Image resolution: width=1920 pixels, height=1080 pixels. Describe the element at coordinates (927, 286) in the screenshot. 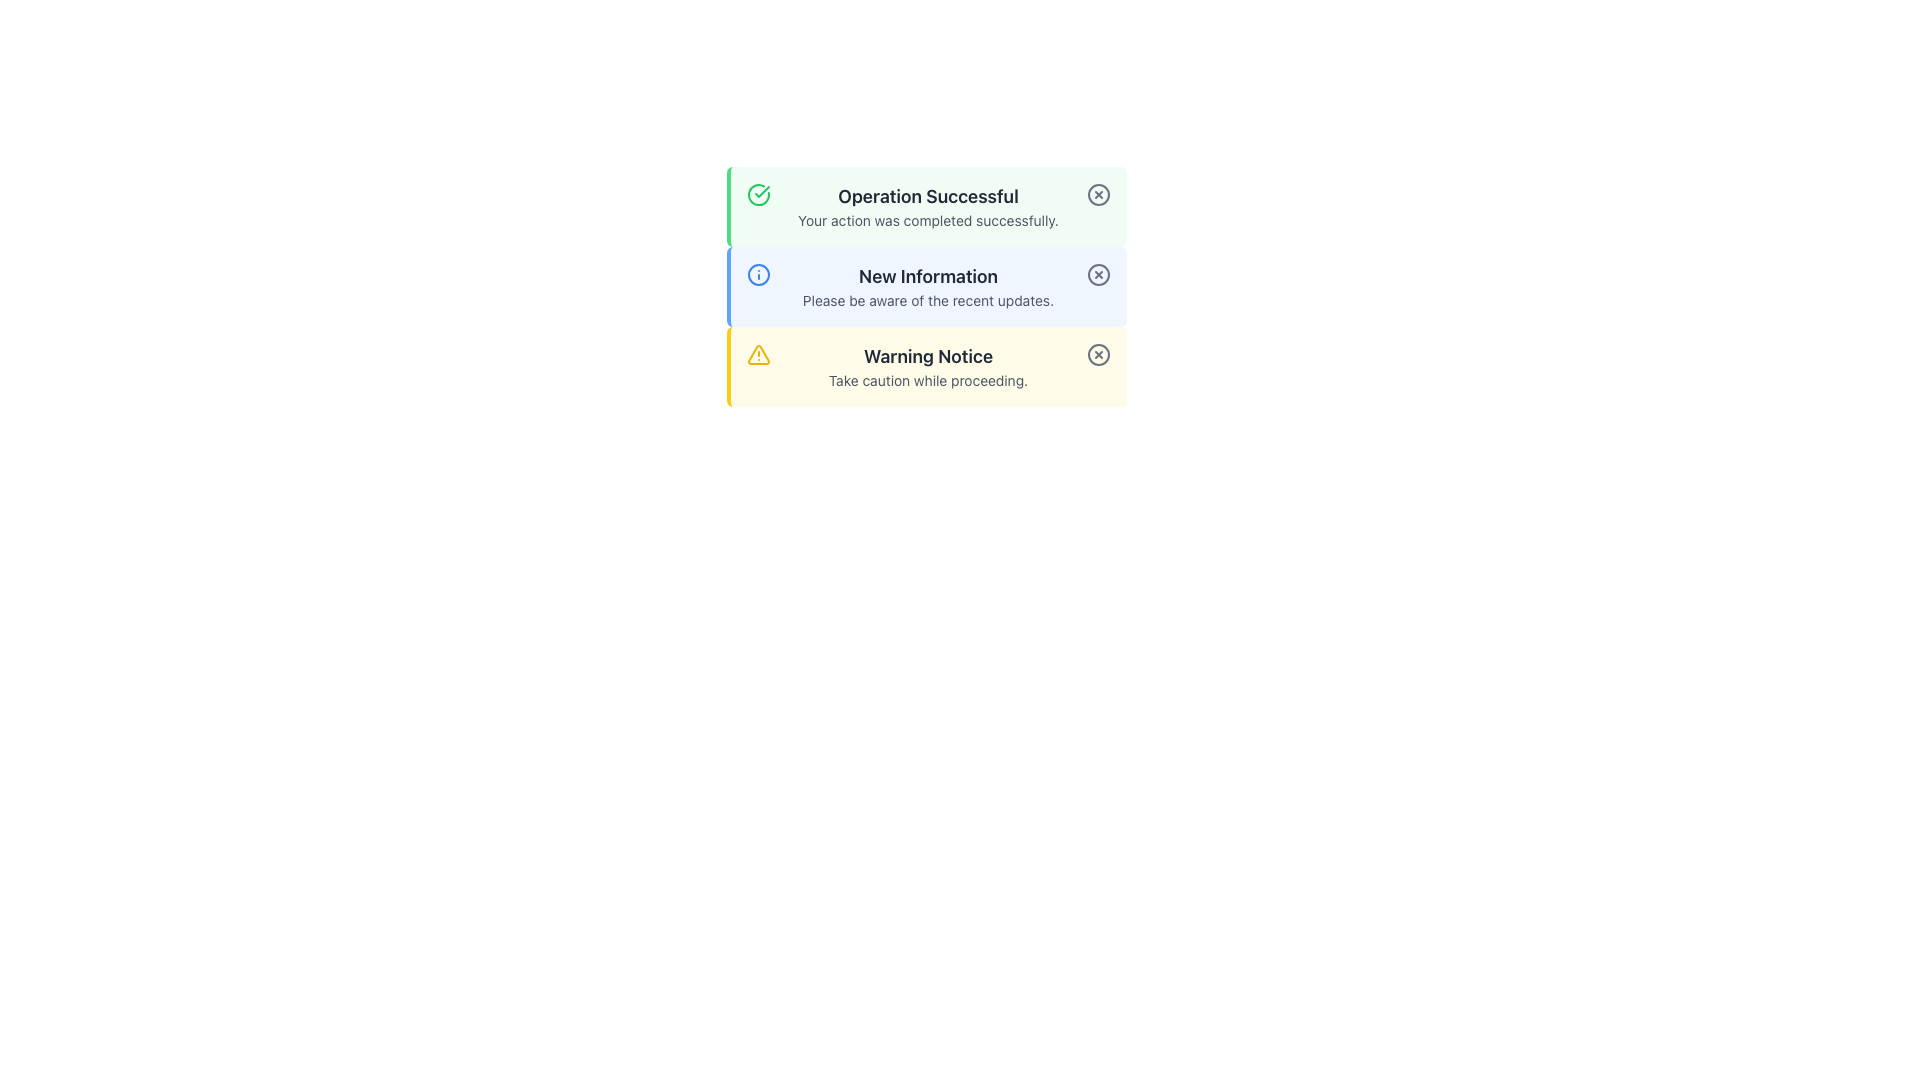

I see `the text block element displaying 'New Information' and 'Please be aware of the recent updates.'` at that location.